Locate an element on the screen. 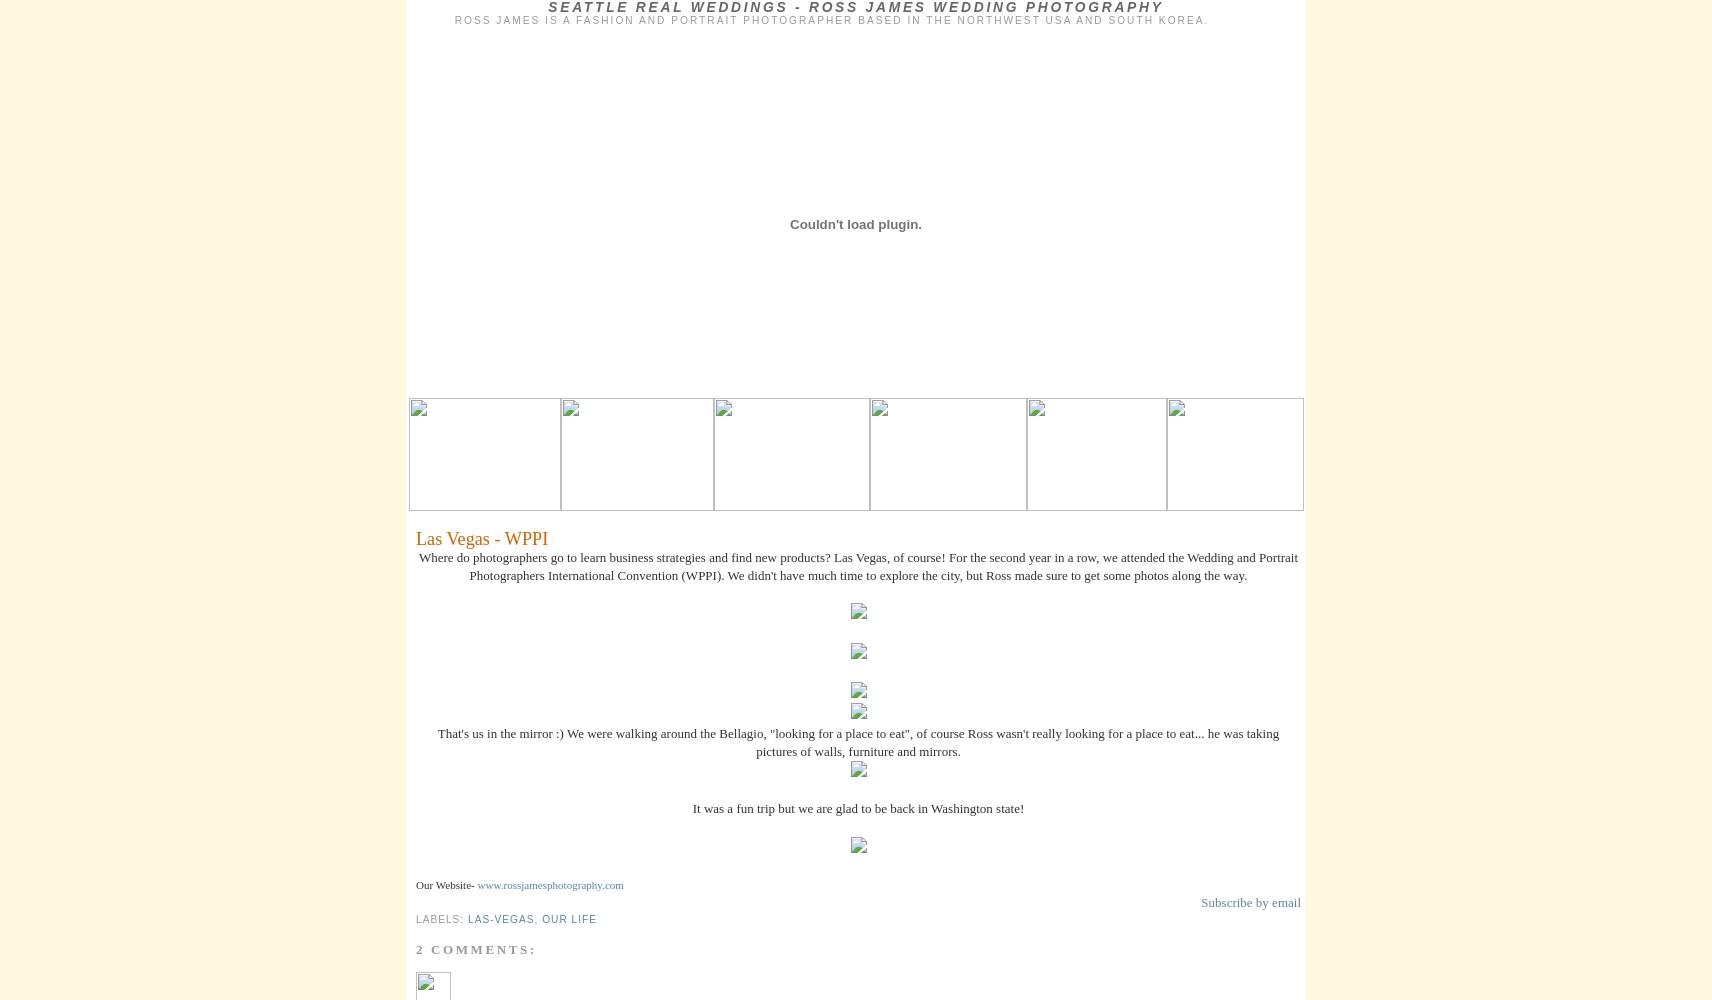 The height and width of the screenshot is (1000, 1712). 'www.rossjamesphotography.com' is located at coordinates (475, 885).